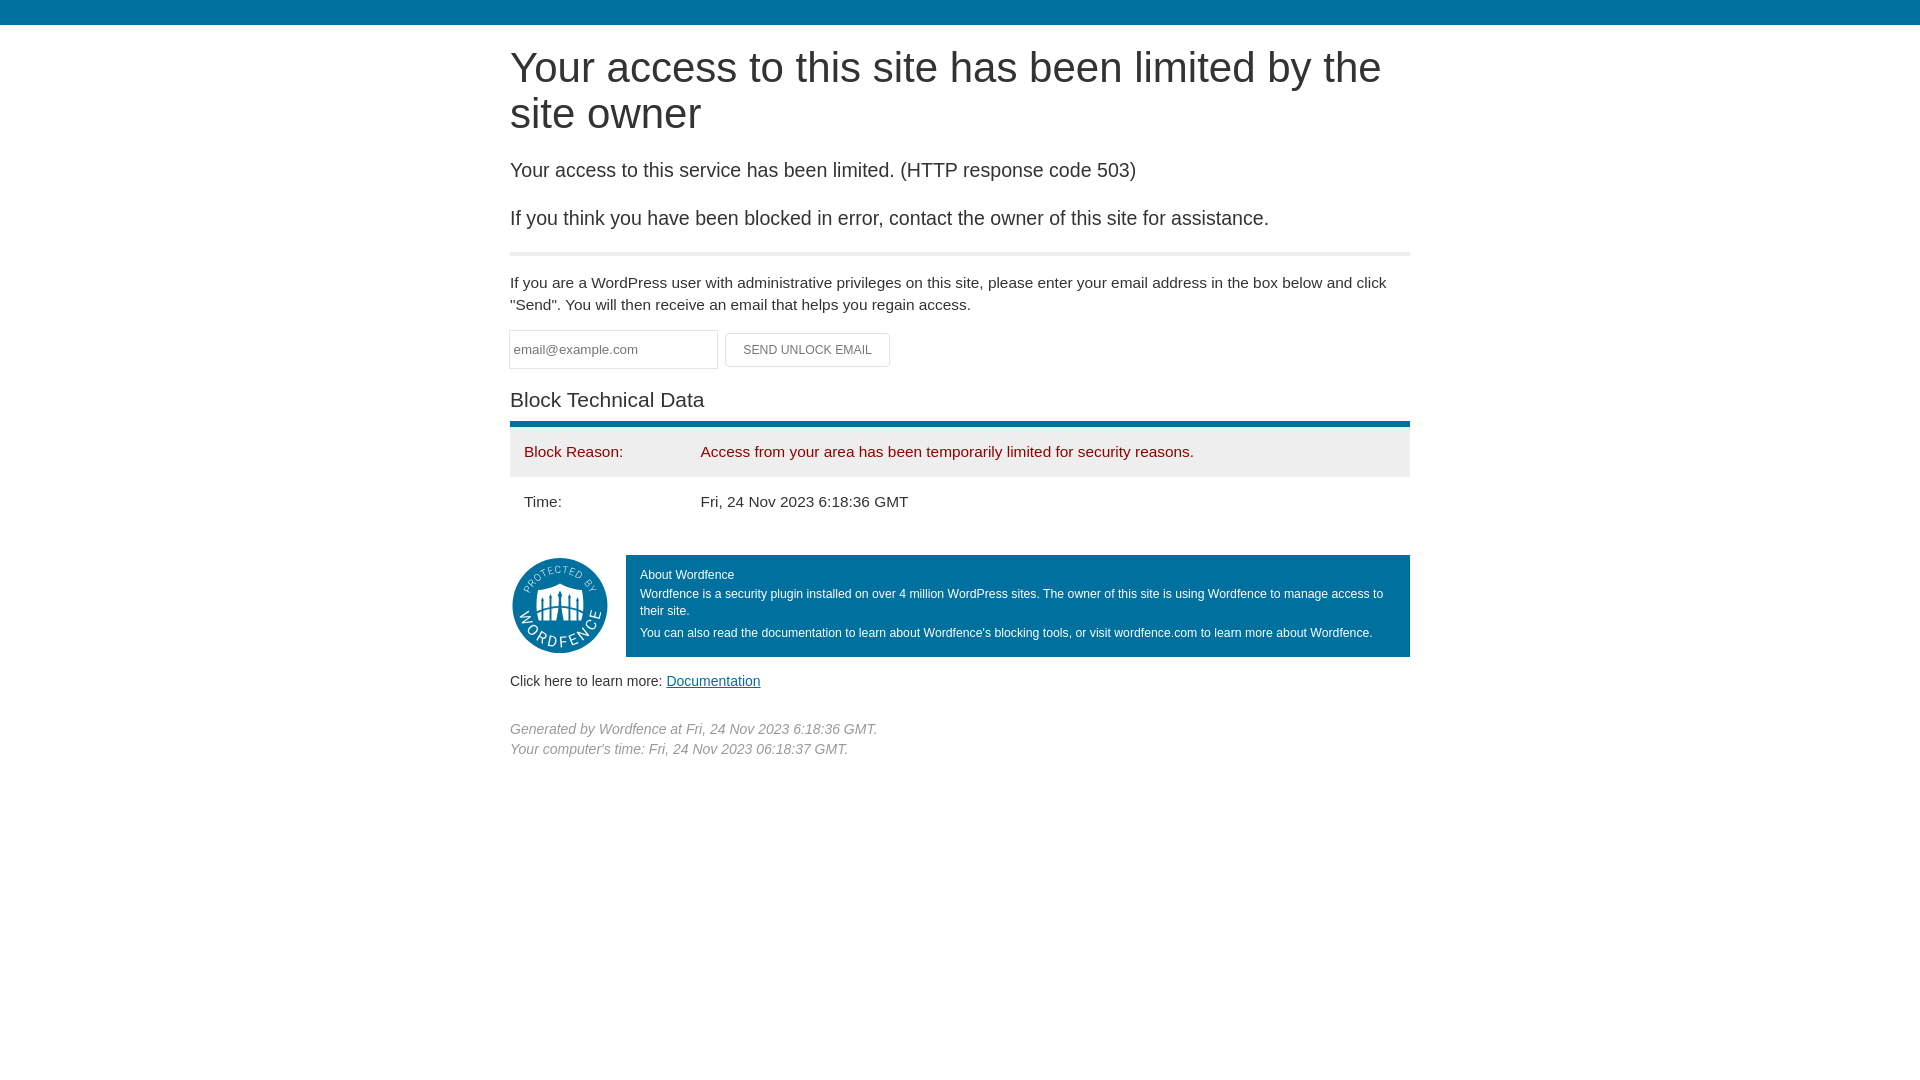  I want to click on 'Send Unlock Email', so click(807, 349).